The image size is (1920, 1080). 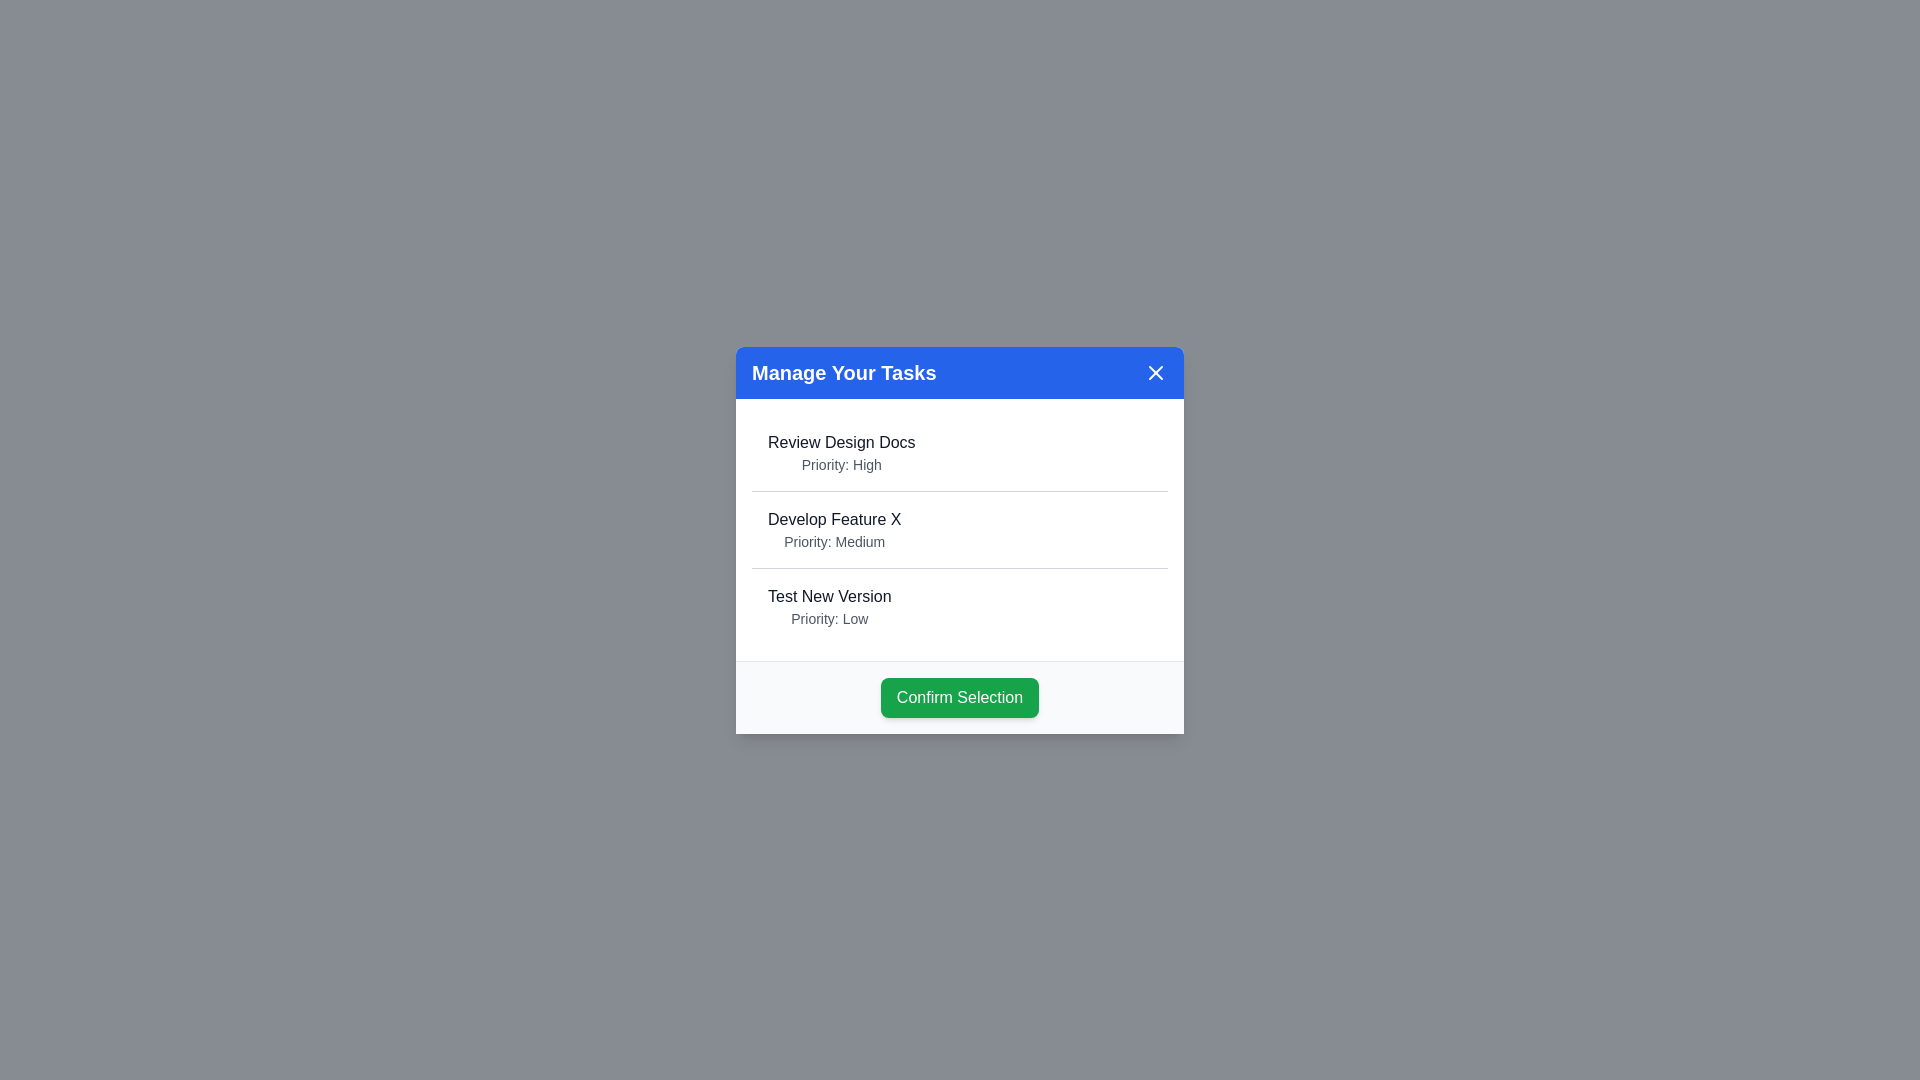 I want to click on the task Develop Feature X from the list, so click(x=834, y=518).